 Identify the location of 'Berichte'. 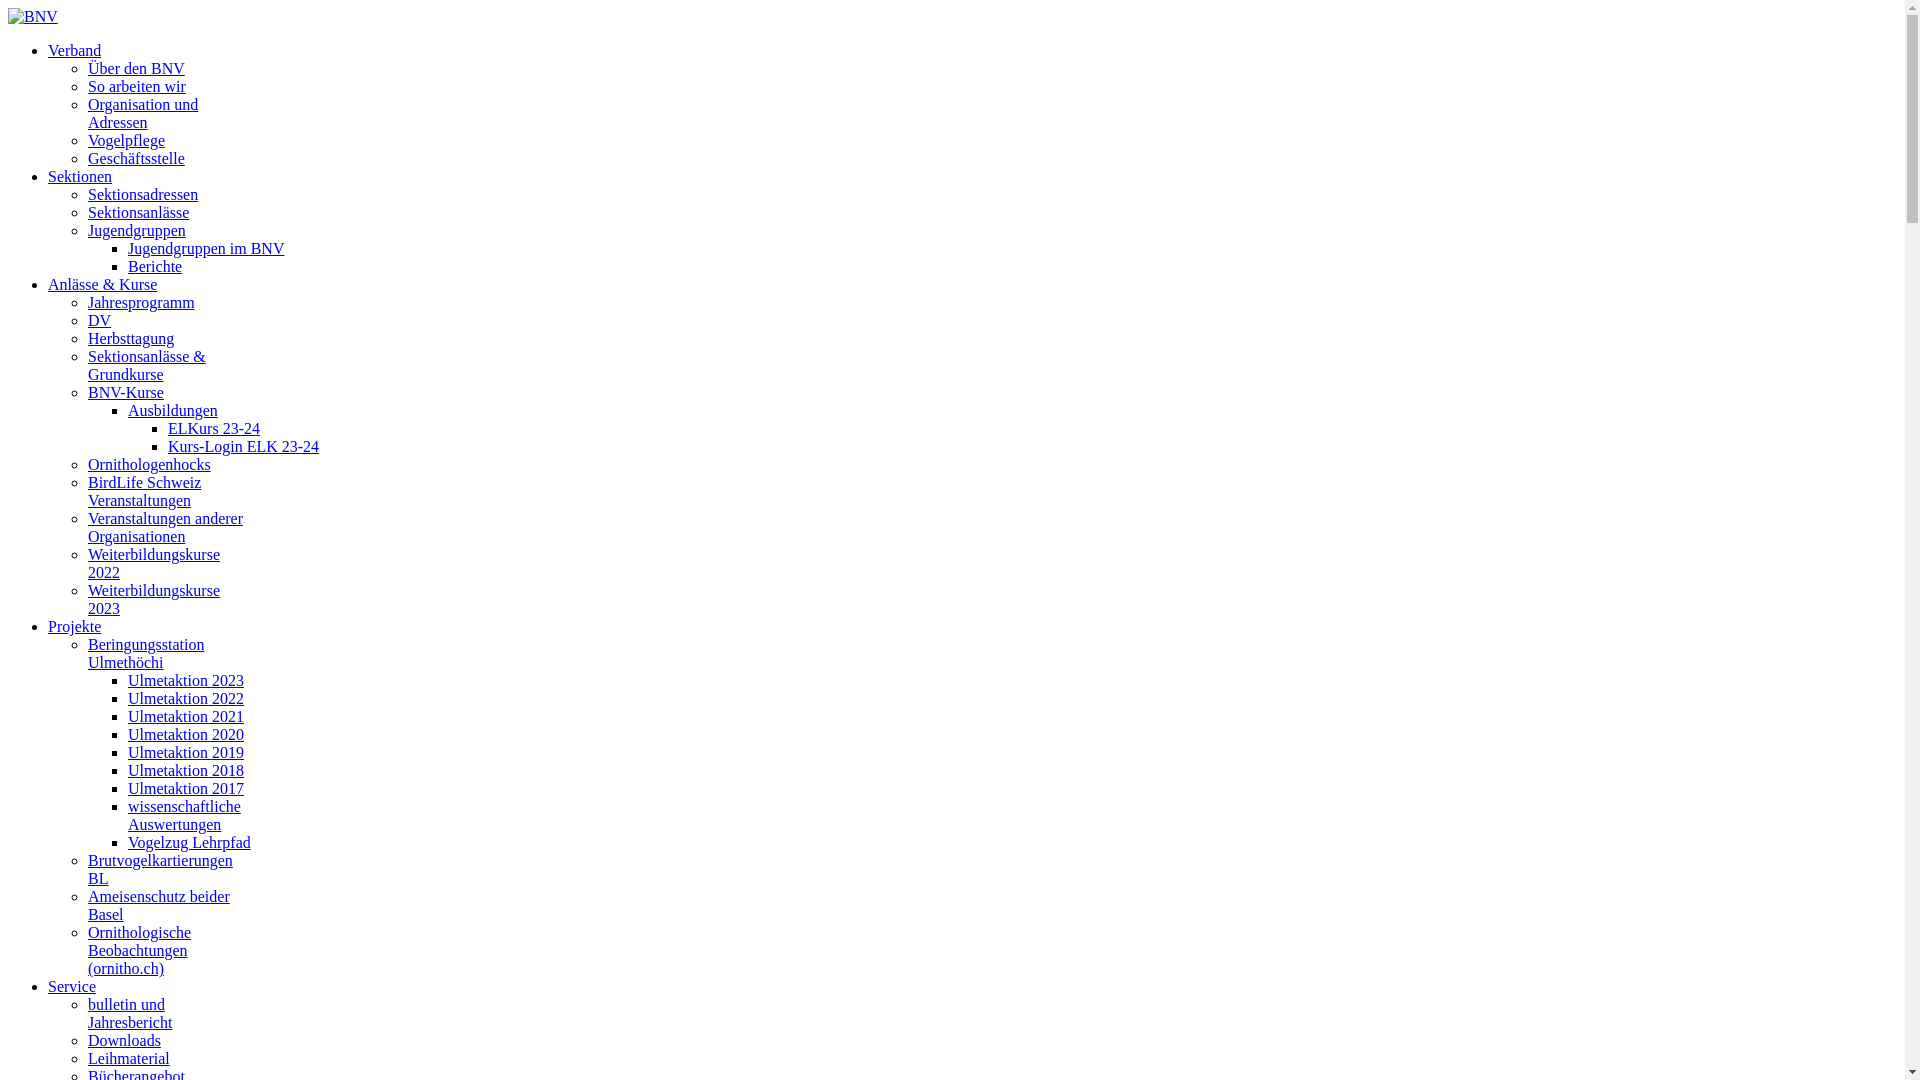
(153, 265).